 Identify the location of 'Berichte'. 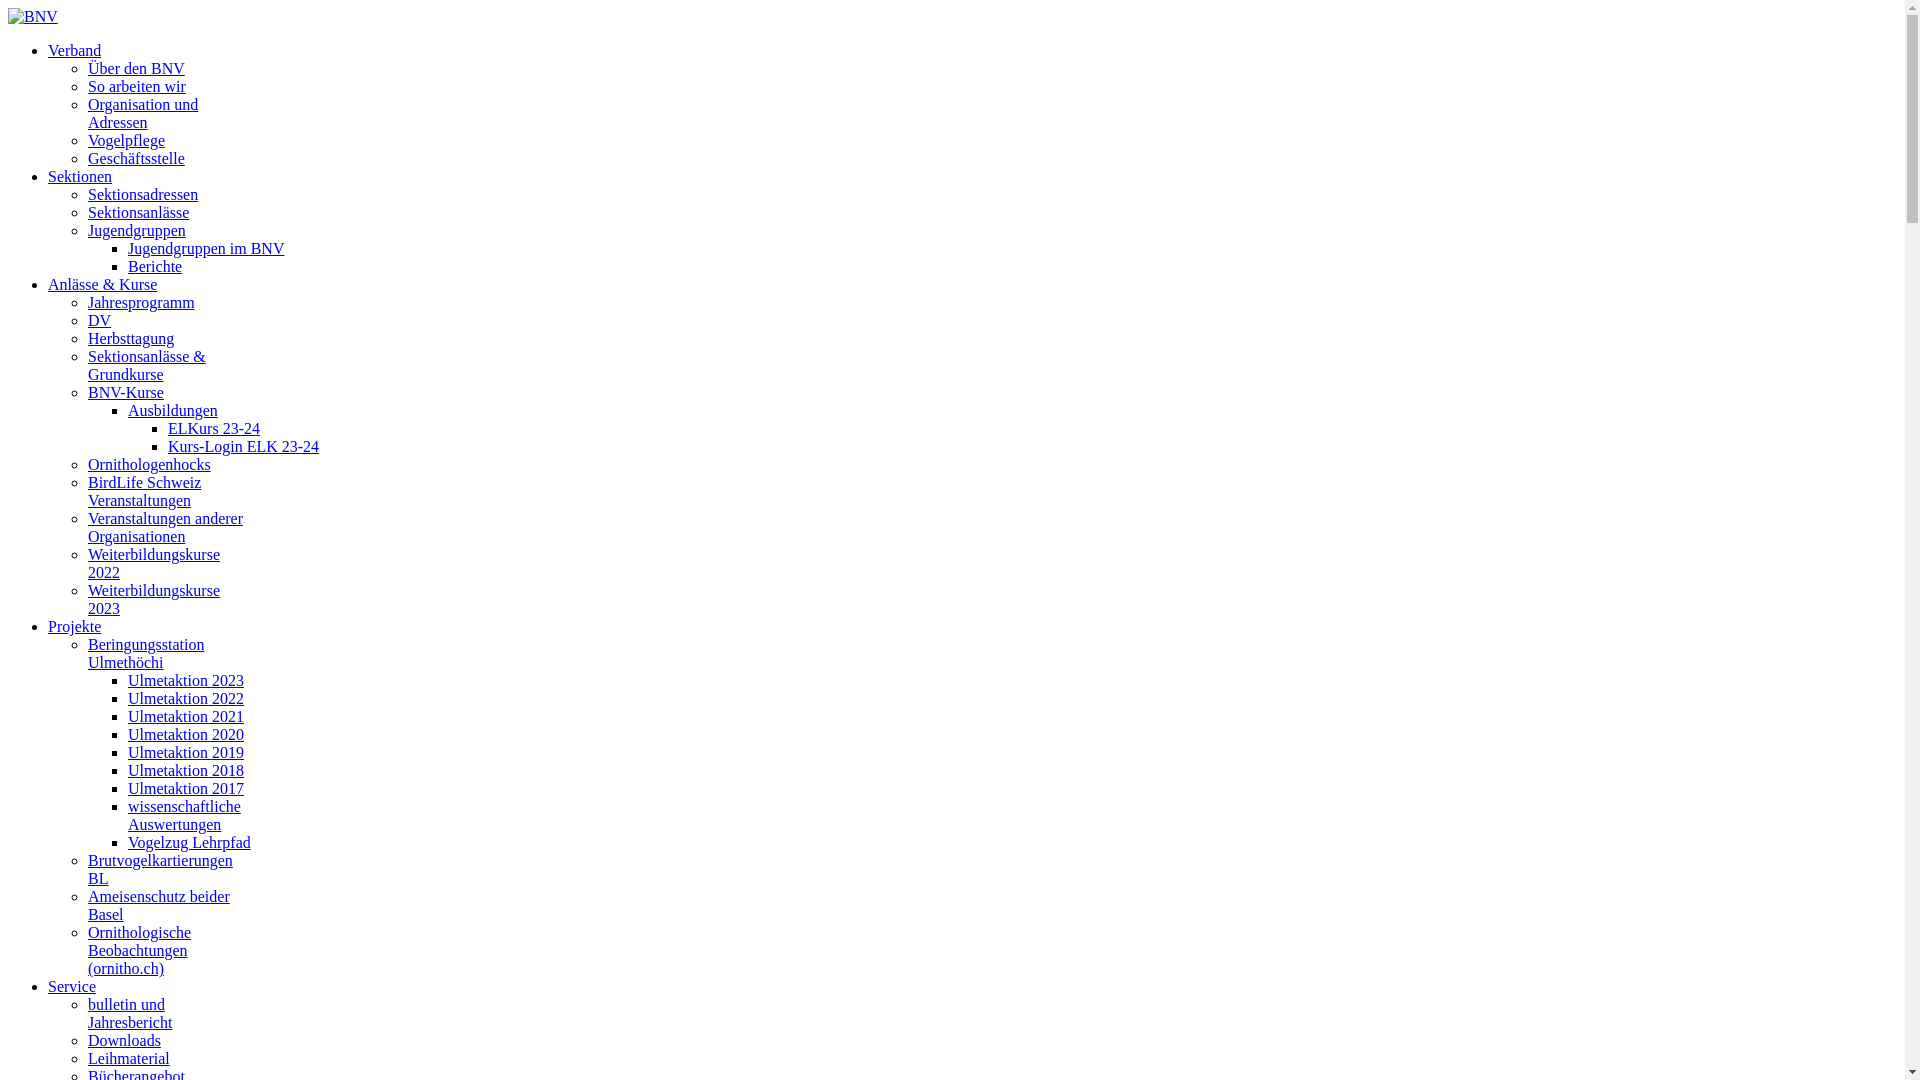
(153, 265).